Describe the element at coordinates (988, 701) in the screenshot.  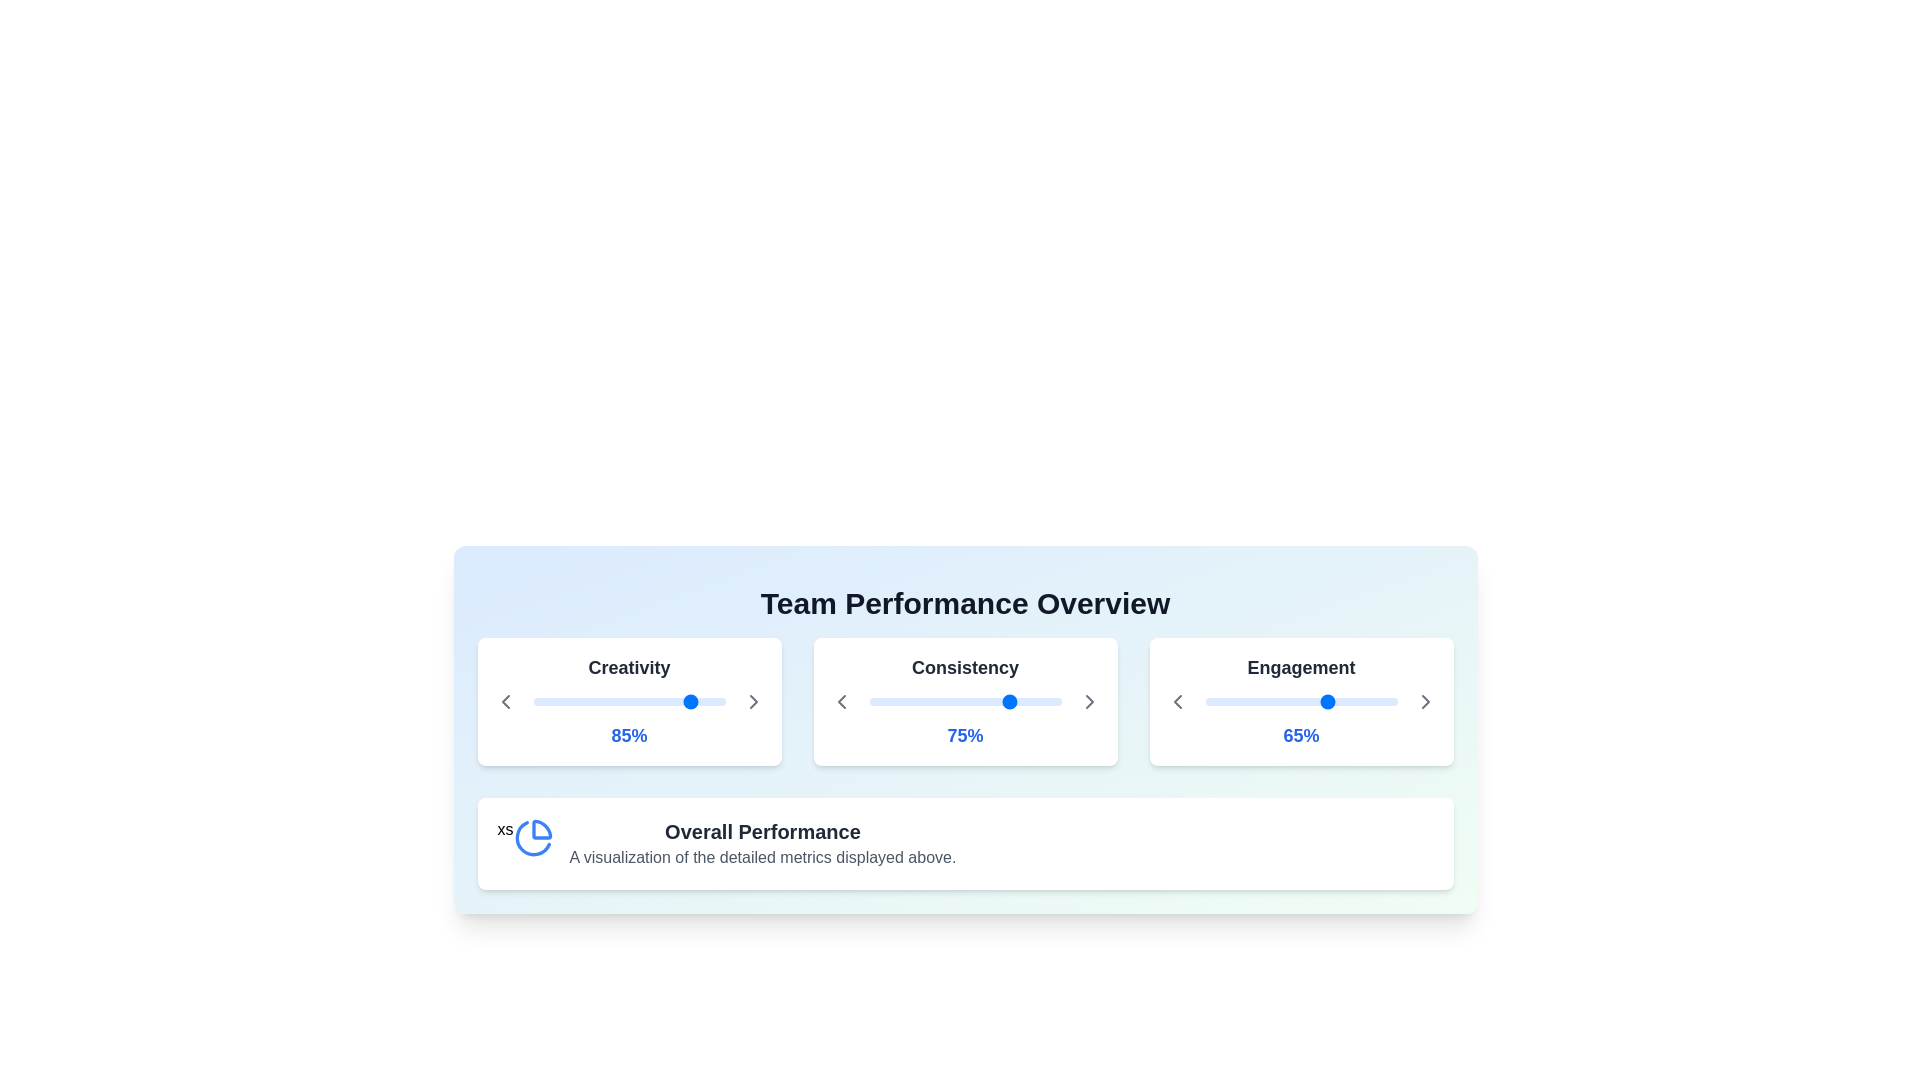
I see `the consistency score` at that location.